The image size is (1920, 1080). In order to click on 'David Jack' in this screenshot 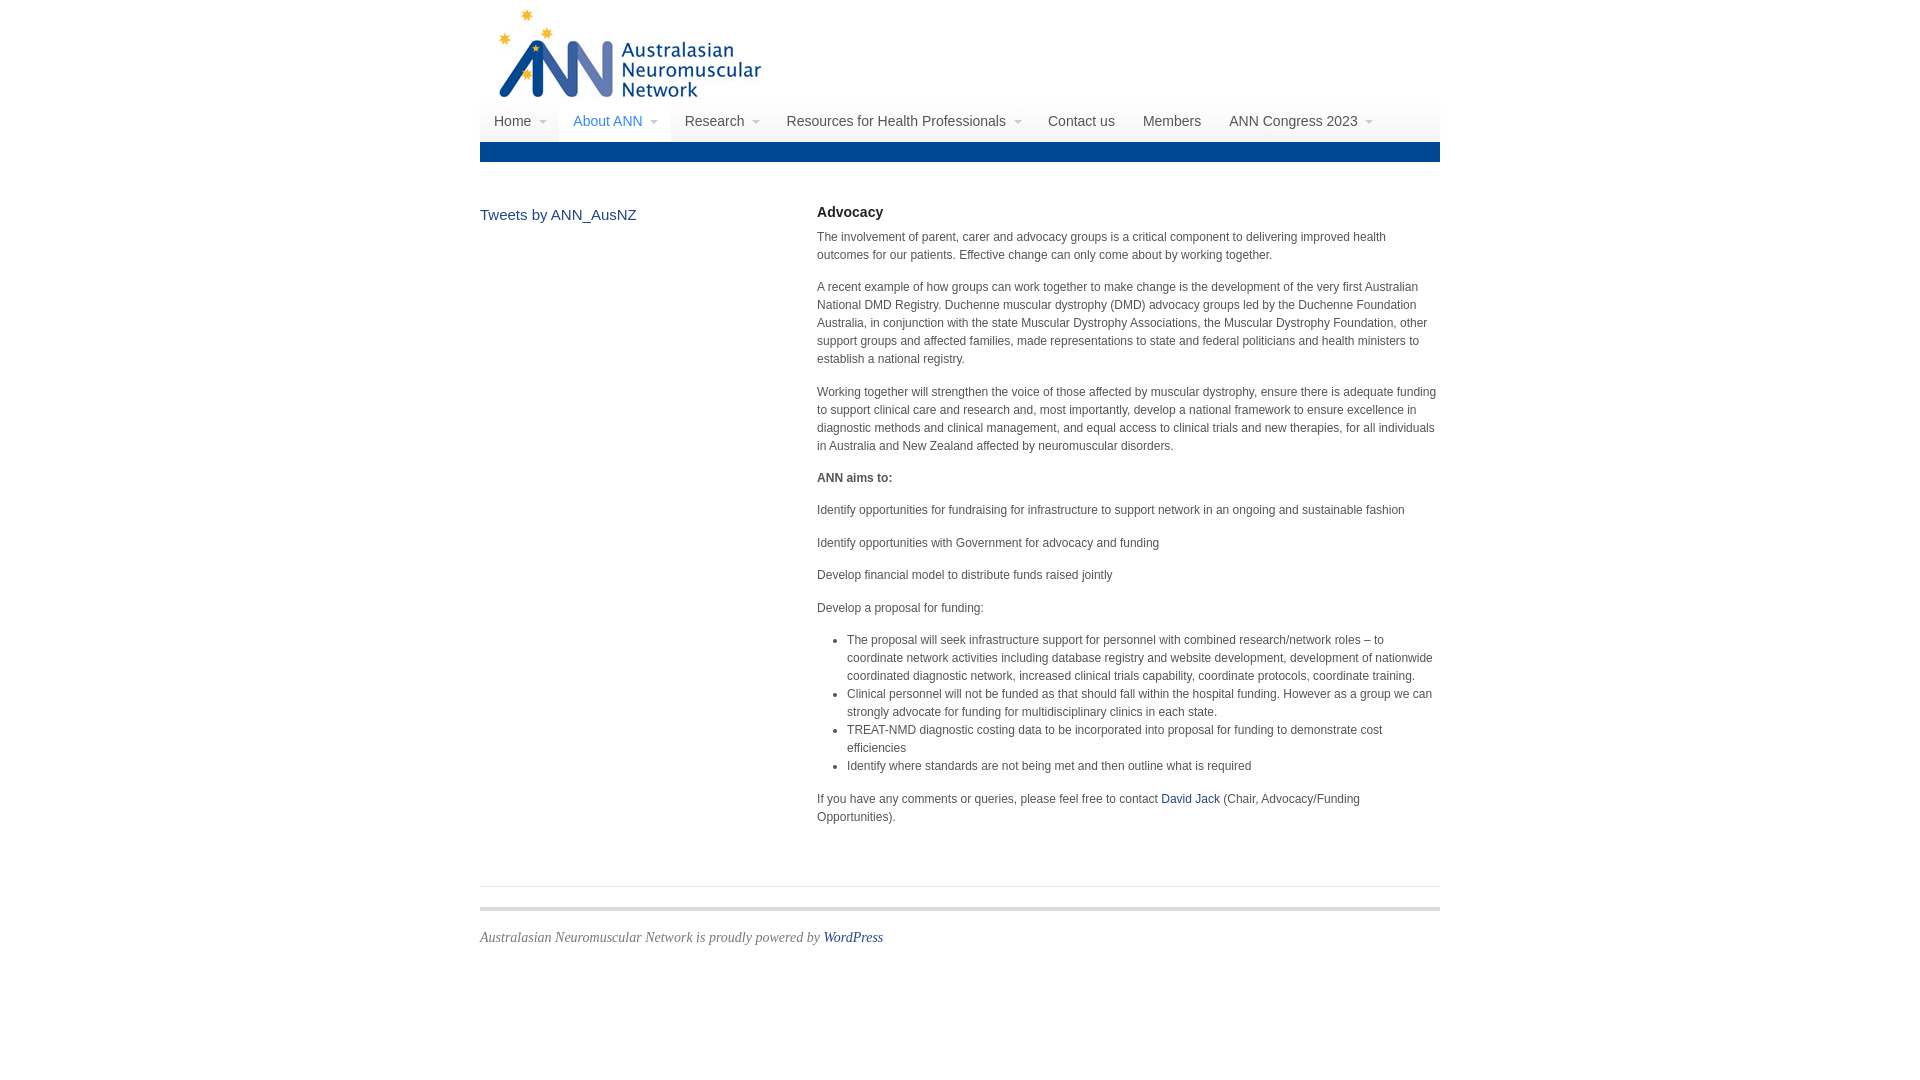, I will do `click(1190, 797)`.